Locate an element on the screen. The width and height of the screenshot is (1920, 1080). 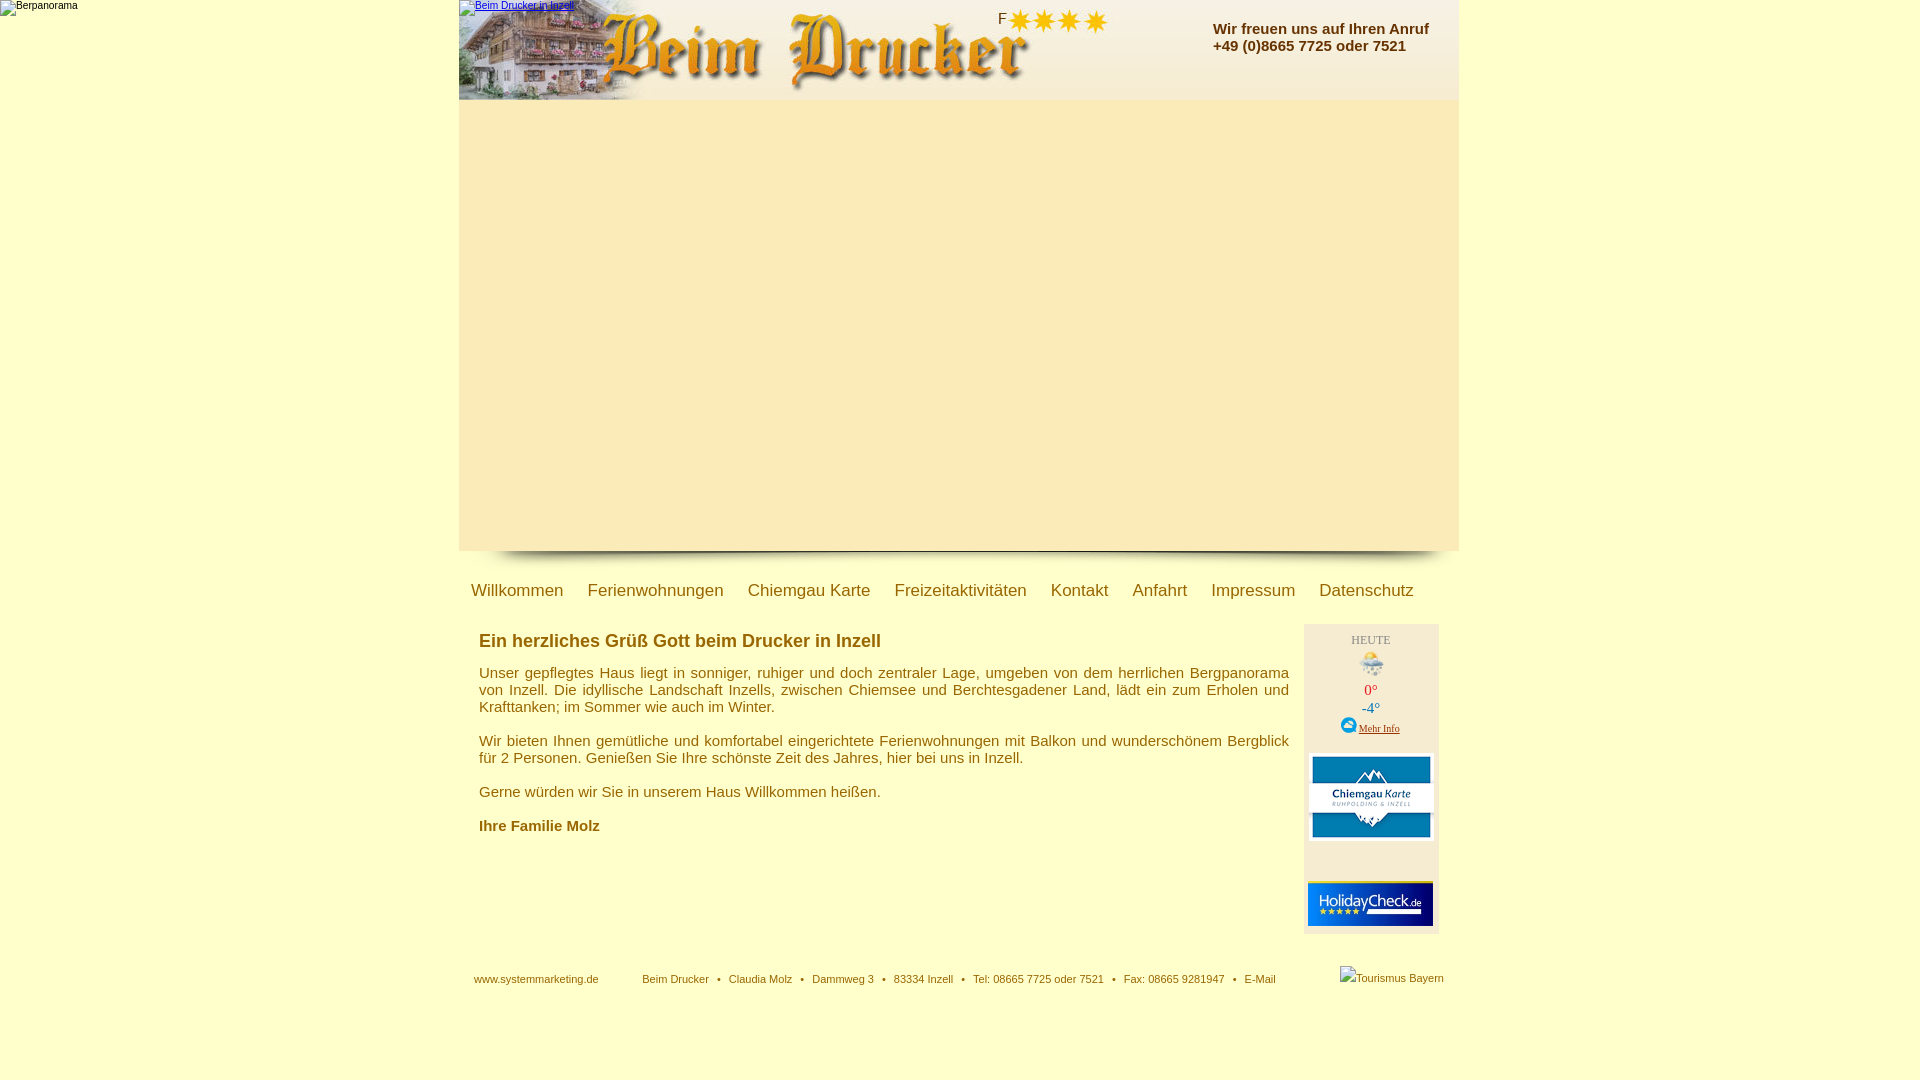
'Zu Tourismus Bayern' is located at coordinates (1391, 977).